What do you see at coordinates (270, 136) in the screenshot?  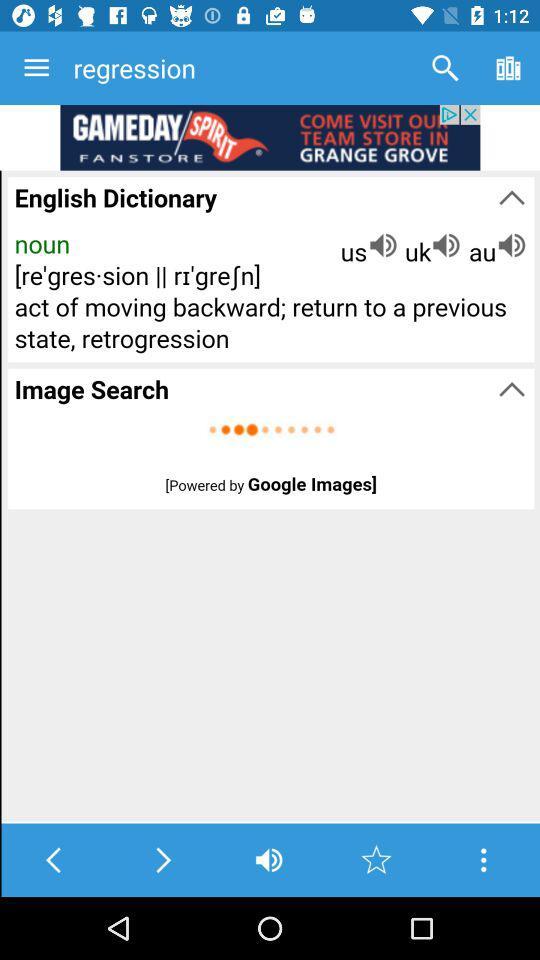 I see `advertisement` at bounding box center [270, 136].